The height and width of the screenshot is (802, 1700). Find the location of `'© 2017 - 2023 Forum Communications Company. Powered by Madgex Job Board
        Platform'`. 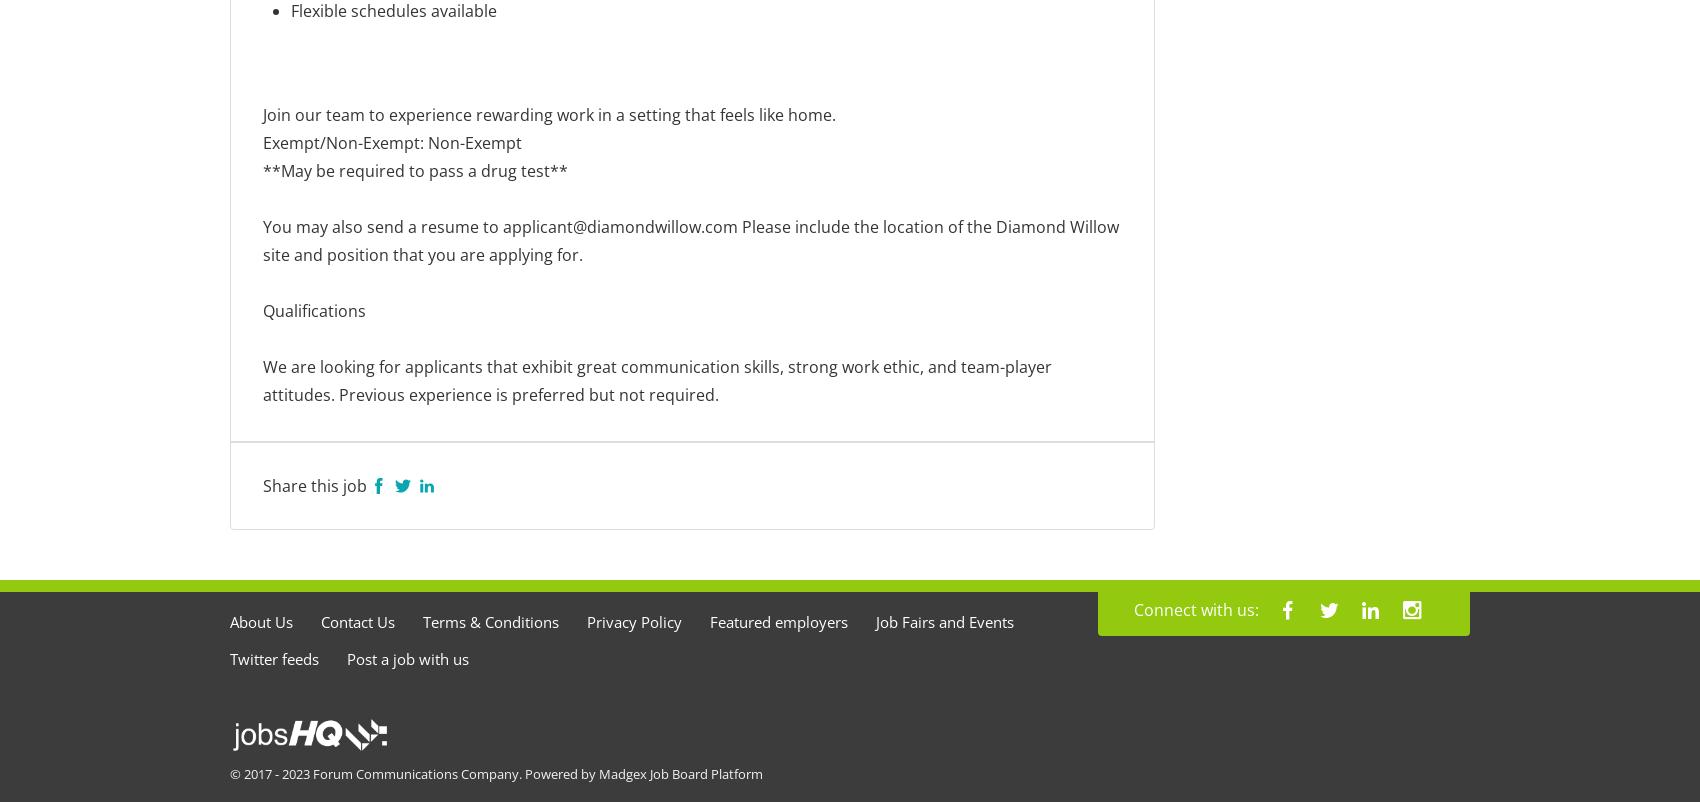

'© 2017 - 2023 Forum Communications Company. Powered by Madgex Job Board
        Platform' is located at coordinates (496, 771).